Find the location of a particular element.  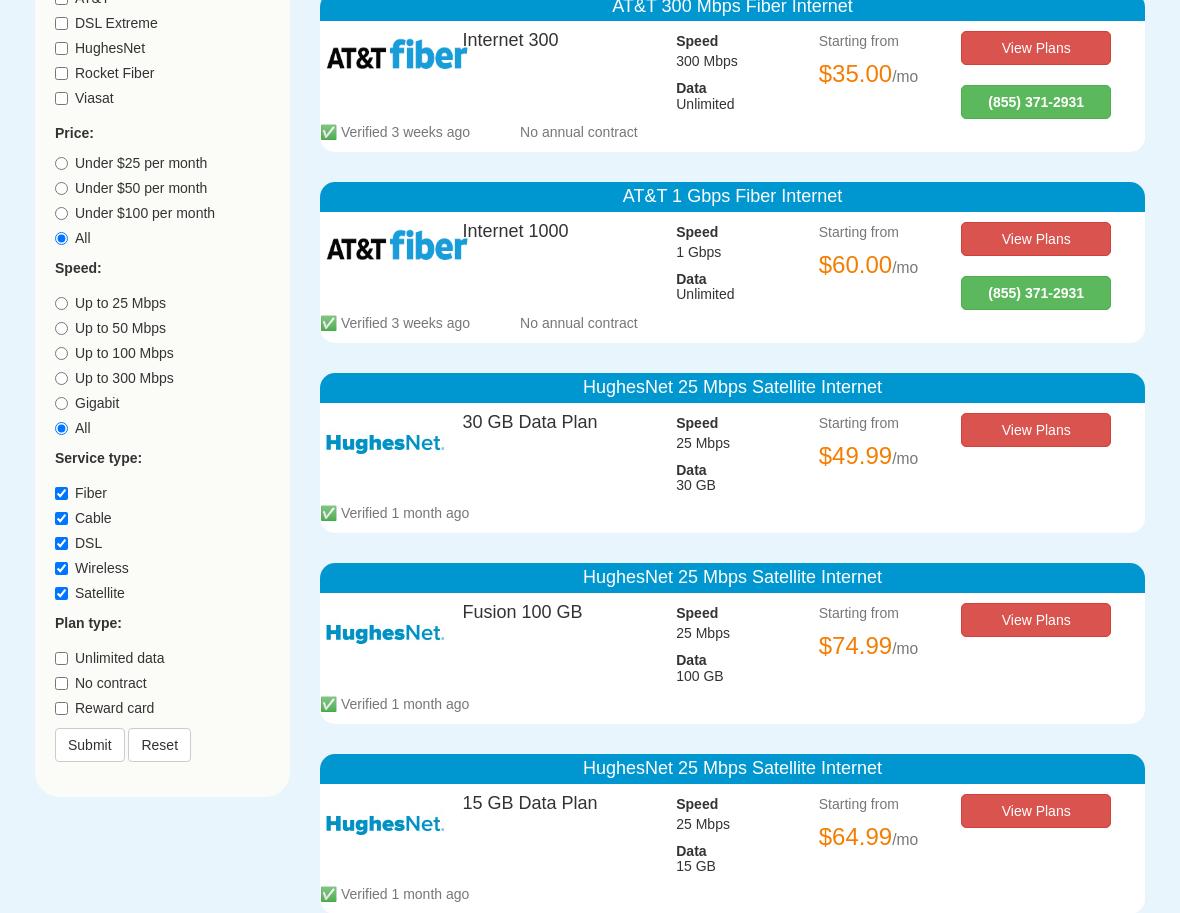

'300 Mbps' is located at coordinates (675, 59).